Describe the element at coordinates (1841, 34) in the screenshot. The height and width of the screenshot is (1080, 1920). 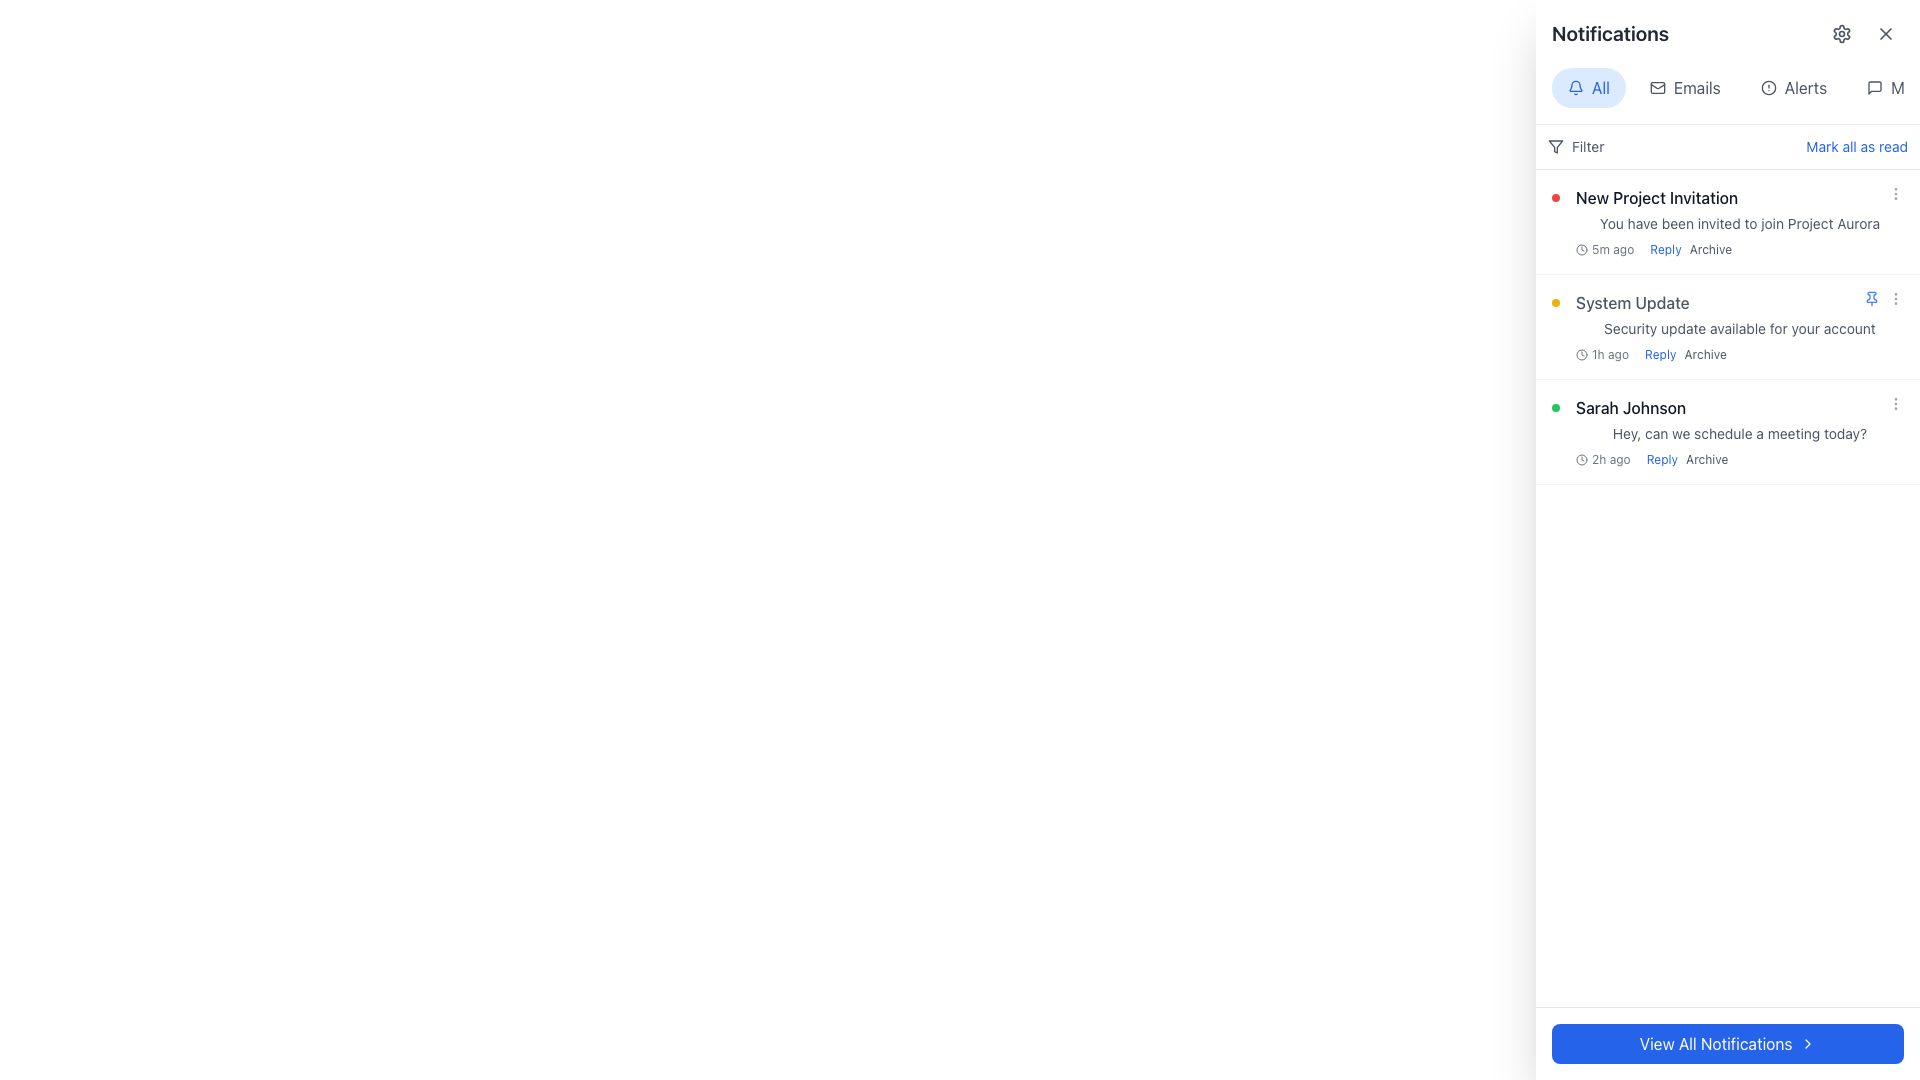
I see `the gear icon for settings located in the top-right corner of the notification panel, to the left of the close button` at that location.